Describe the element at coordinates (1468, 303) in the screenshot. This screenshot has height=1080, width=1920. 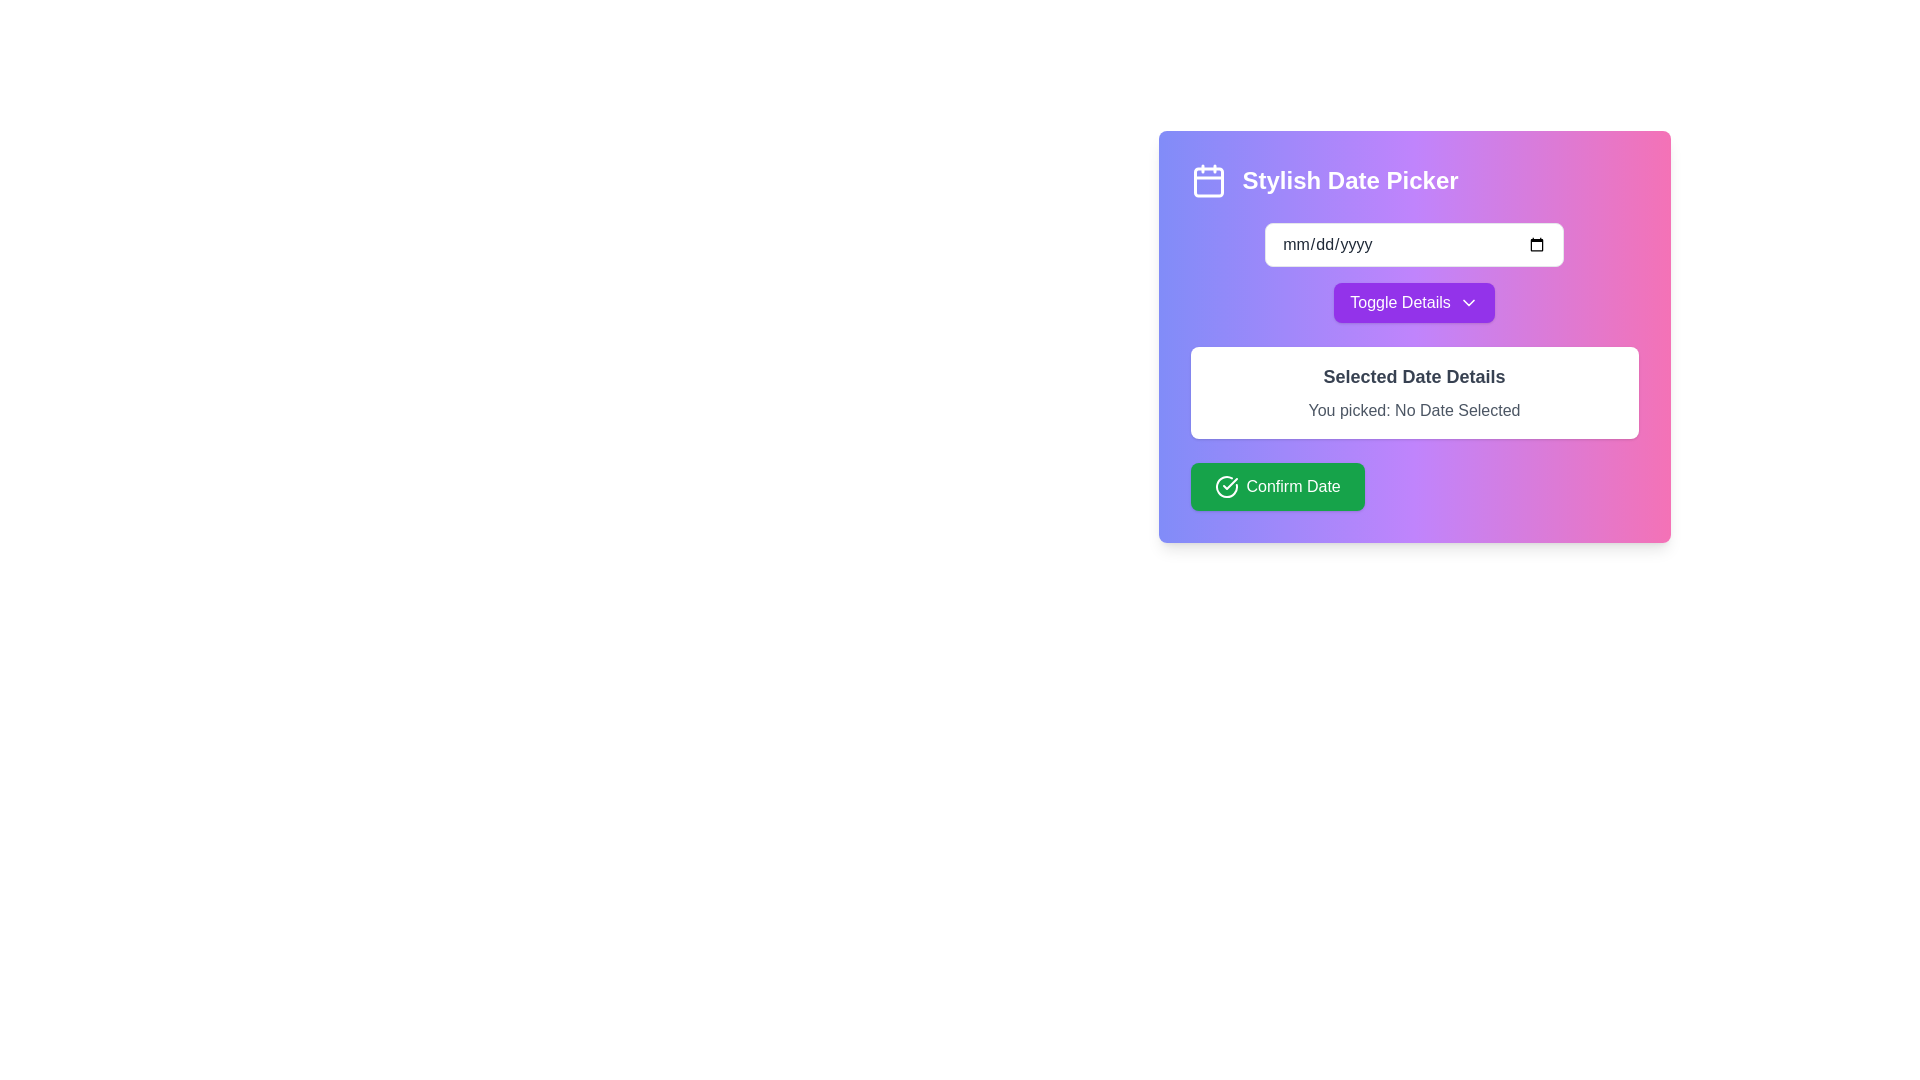
I see `the small downward-pointing chevron icon, which is outlined in vibrant purple and located to the right of the 'Toggle Details' button text in the Stylish Date Picker interface` at that location.